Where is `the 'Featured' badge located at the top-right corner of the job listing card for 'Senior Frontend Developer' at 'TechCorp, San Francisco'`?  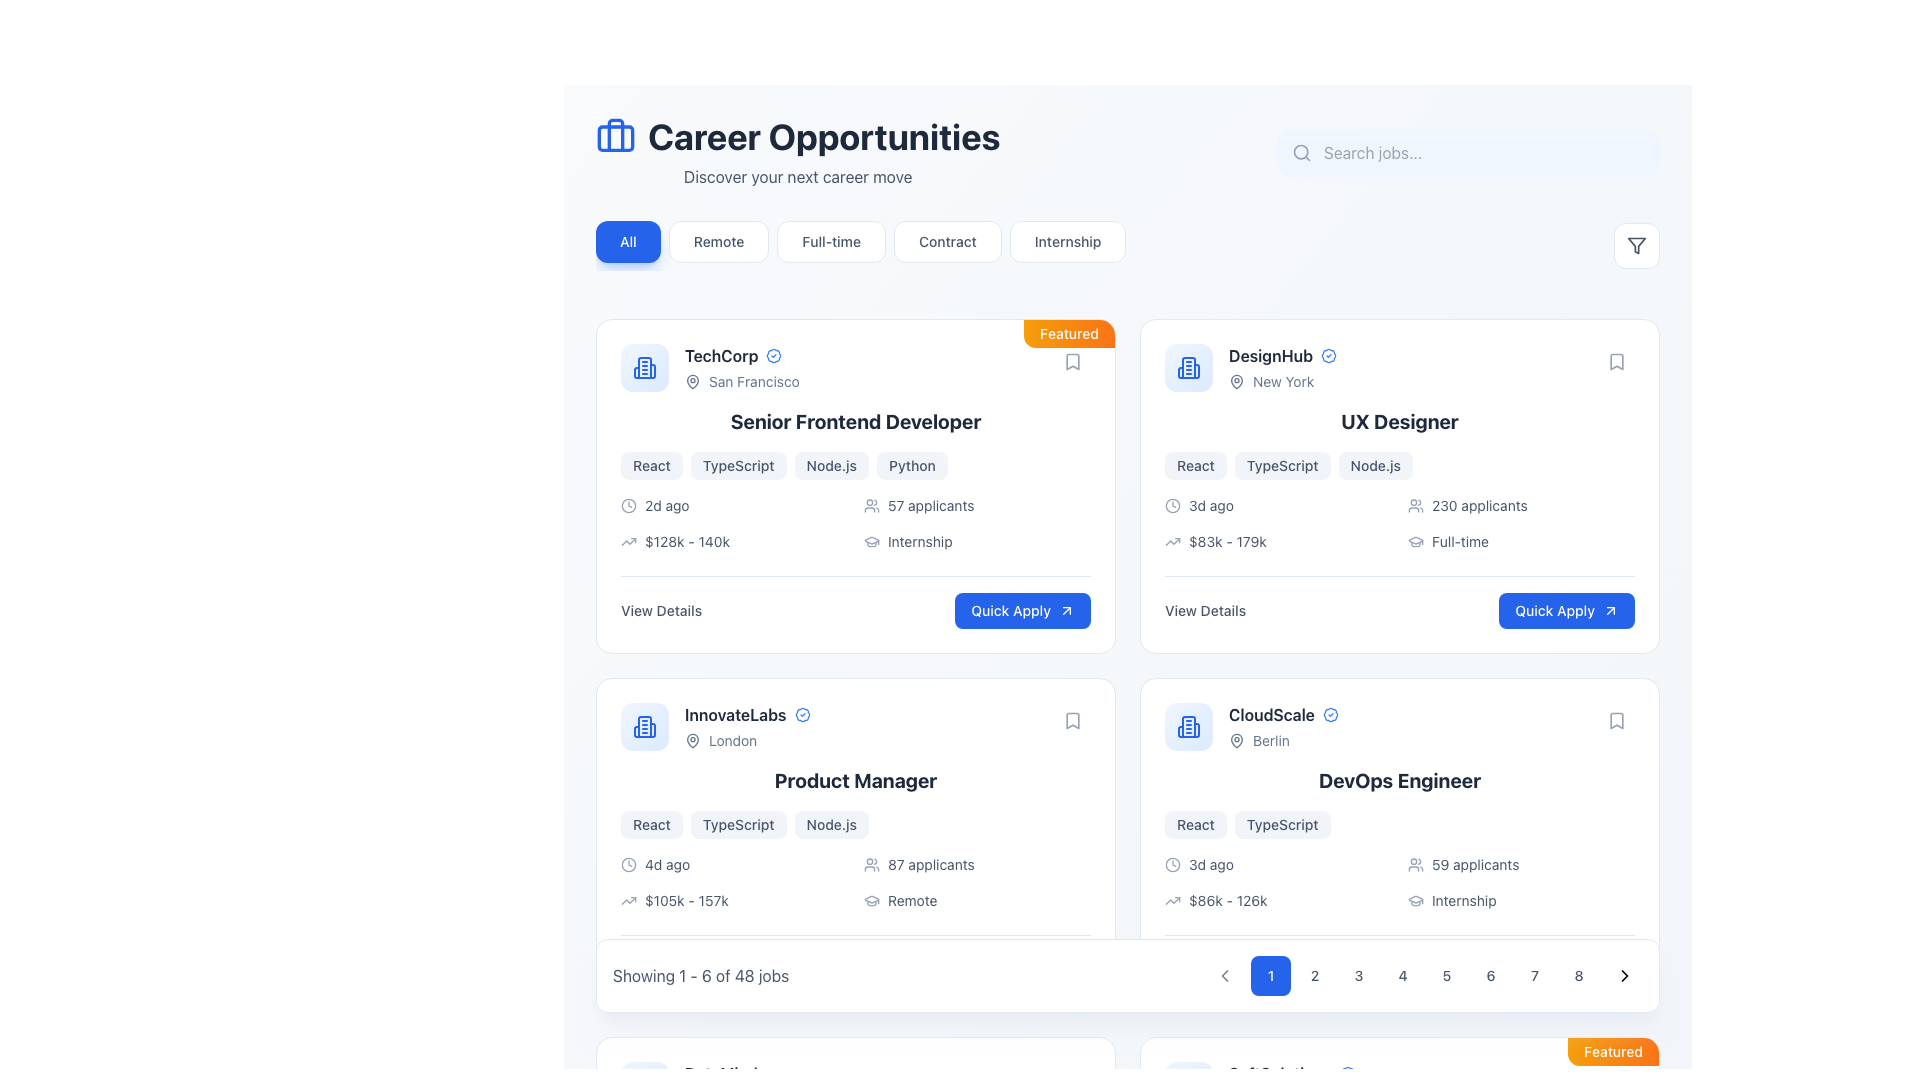 the 'Featured' badge located at the top-right corner of the job listing card for 'Senior Frontend Developer' at 'TechCorp, San Francisco' is located at coordinates (1068, 333).